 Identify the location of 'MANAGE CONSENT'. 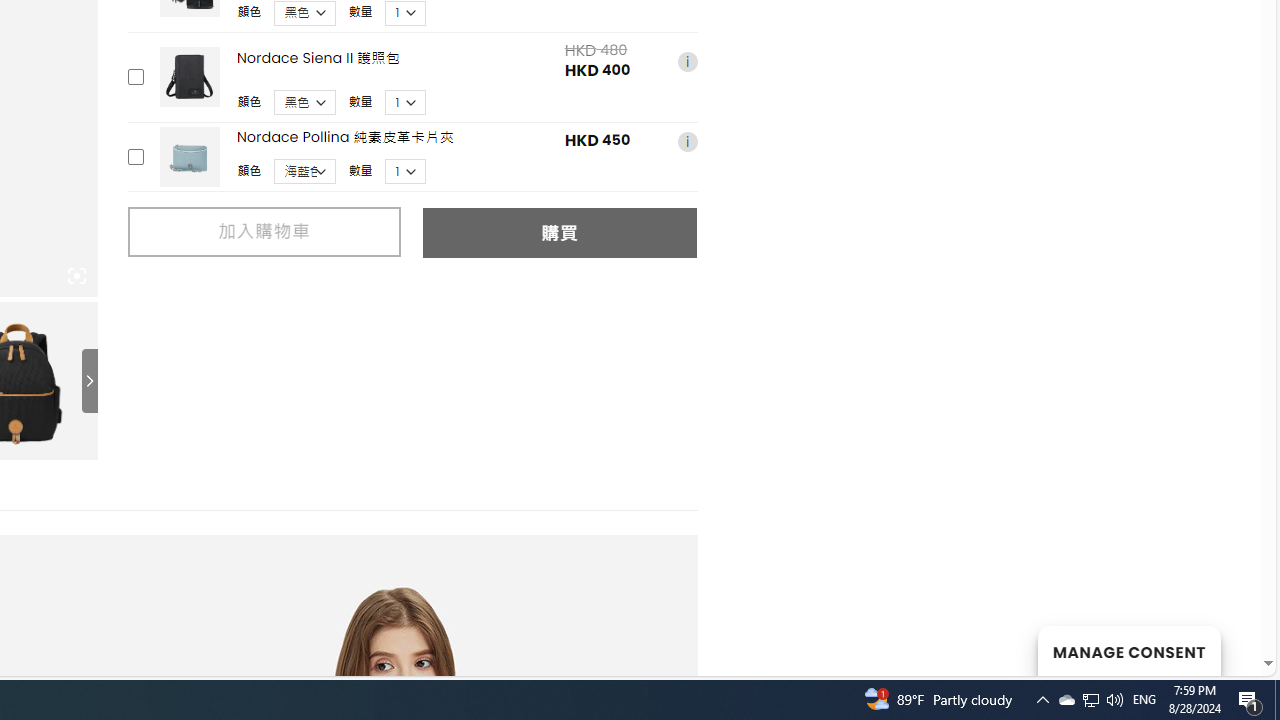
(1128, 650).